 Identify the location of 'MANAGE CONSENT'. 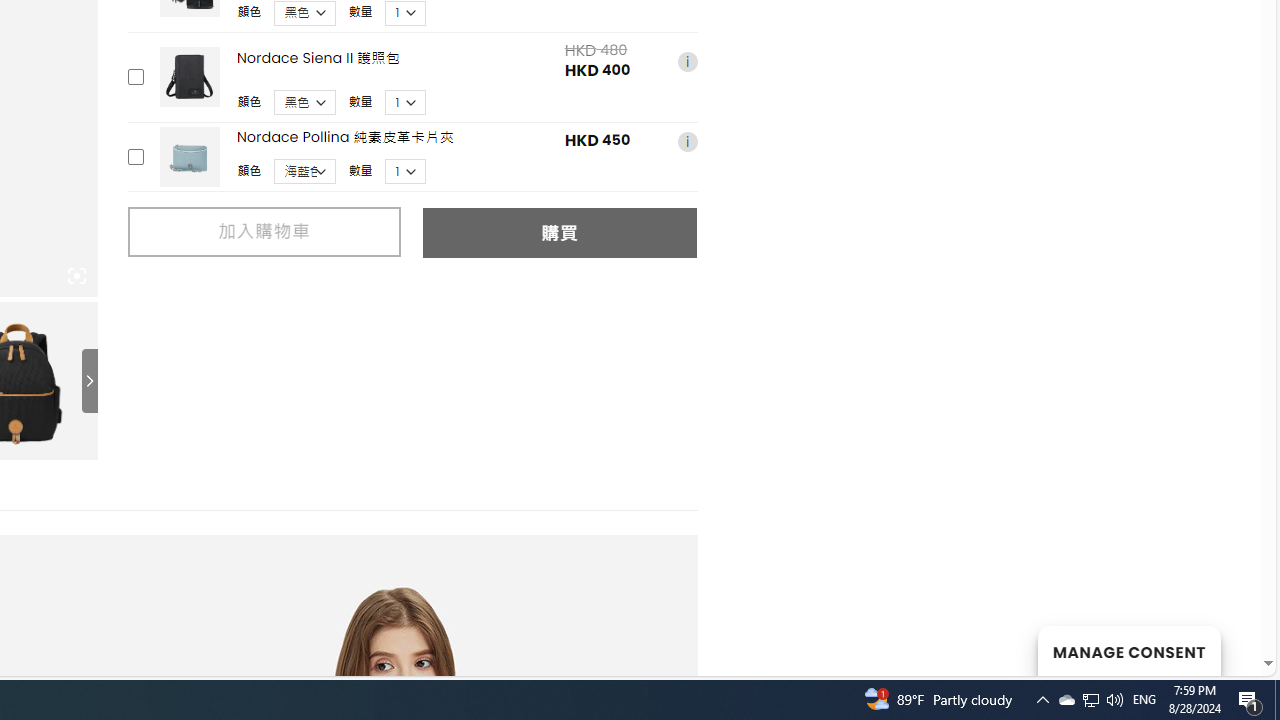
(1128, 650).